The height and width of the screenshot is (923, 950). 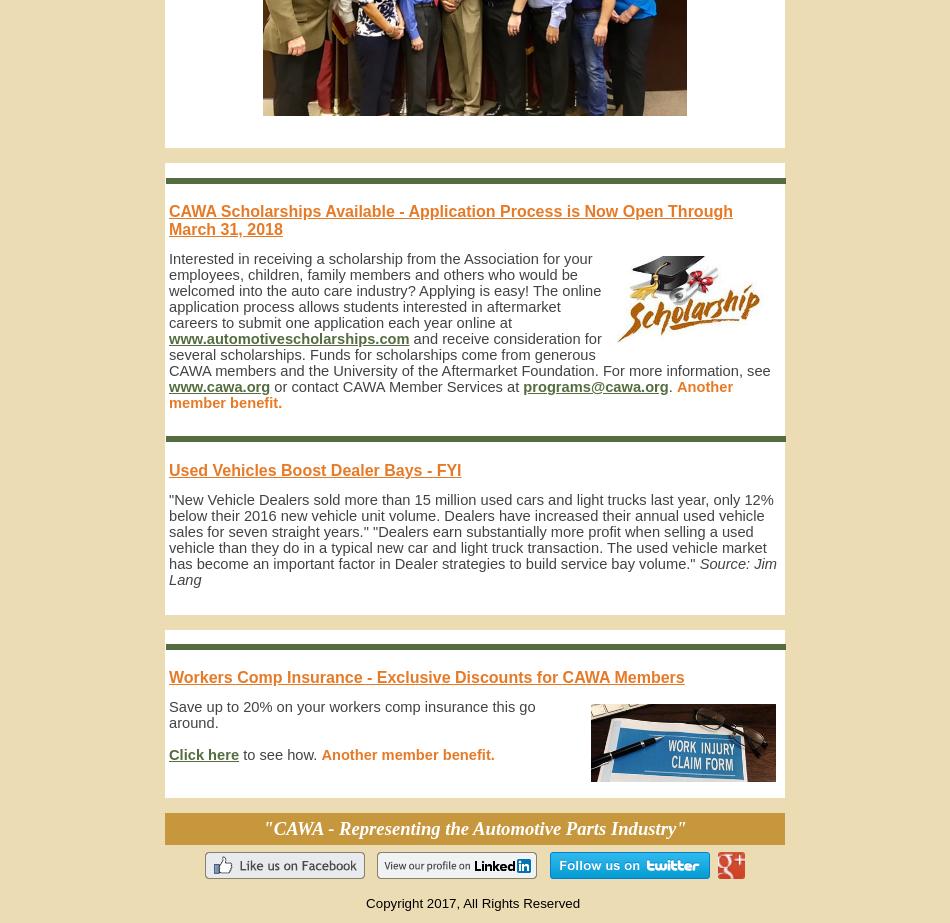 I want to click on 'programs@cawa.org', so click(x=595, y=387).